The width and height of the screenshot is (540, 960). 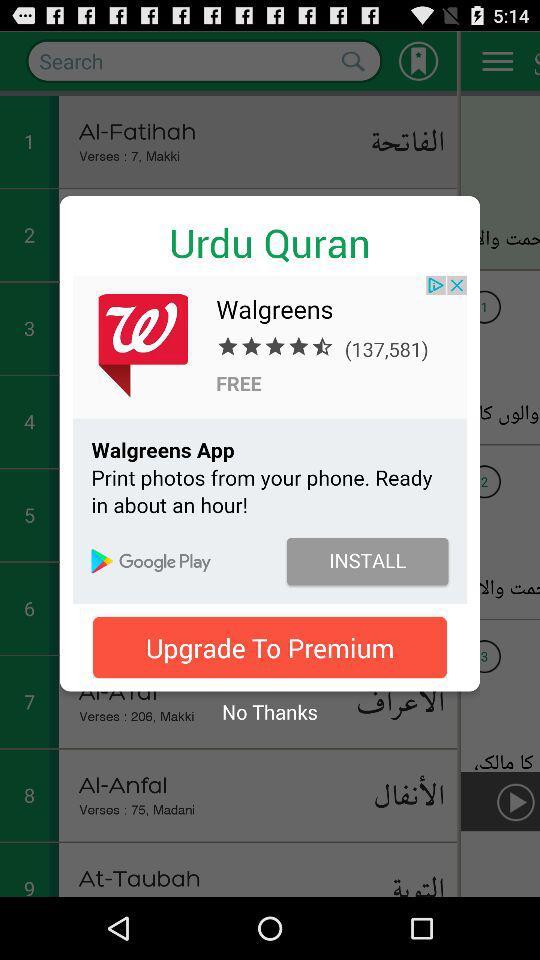 I want to click on popup advertisement, so click(x=270, y=439).